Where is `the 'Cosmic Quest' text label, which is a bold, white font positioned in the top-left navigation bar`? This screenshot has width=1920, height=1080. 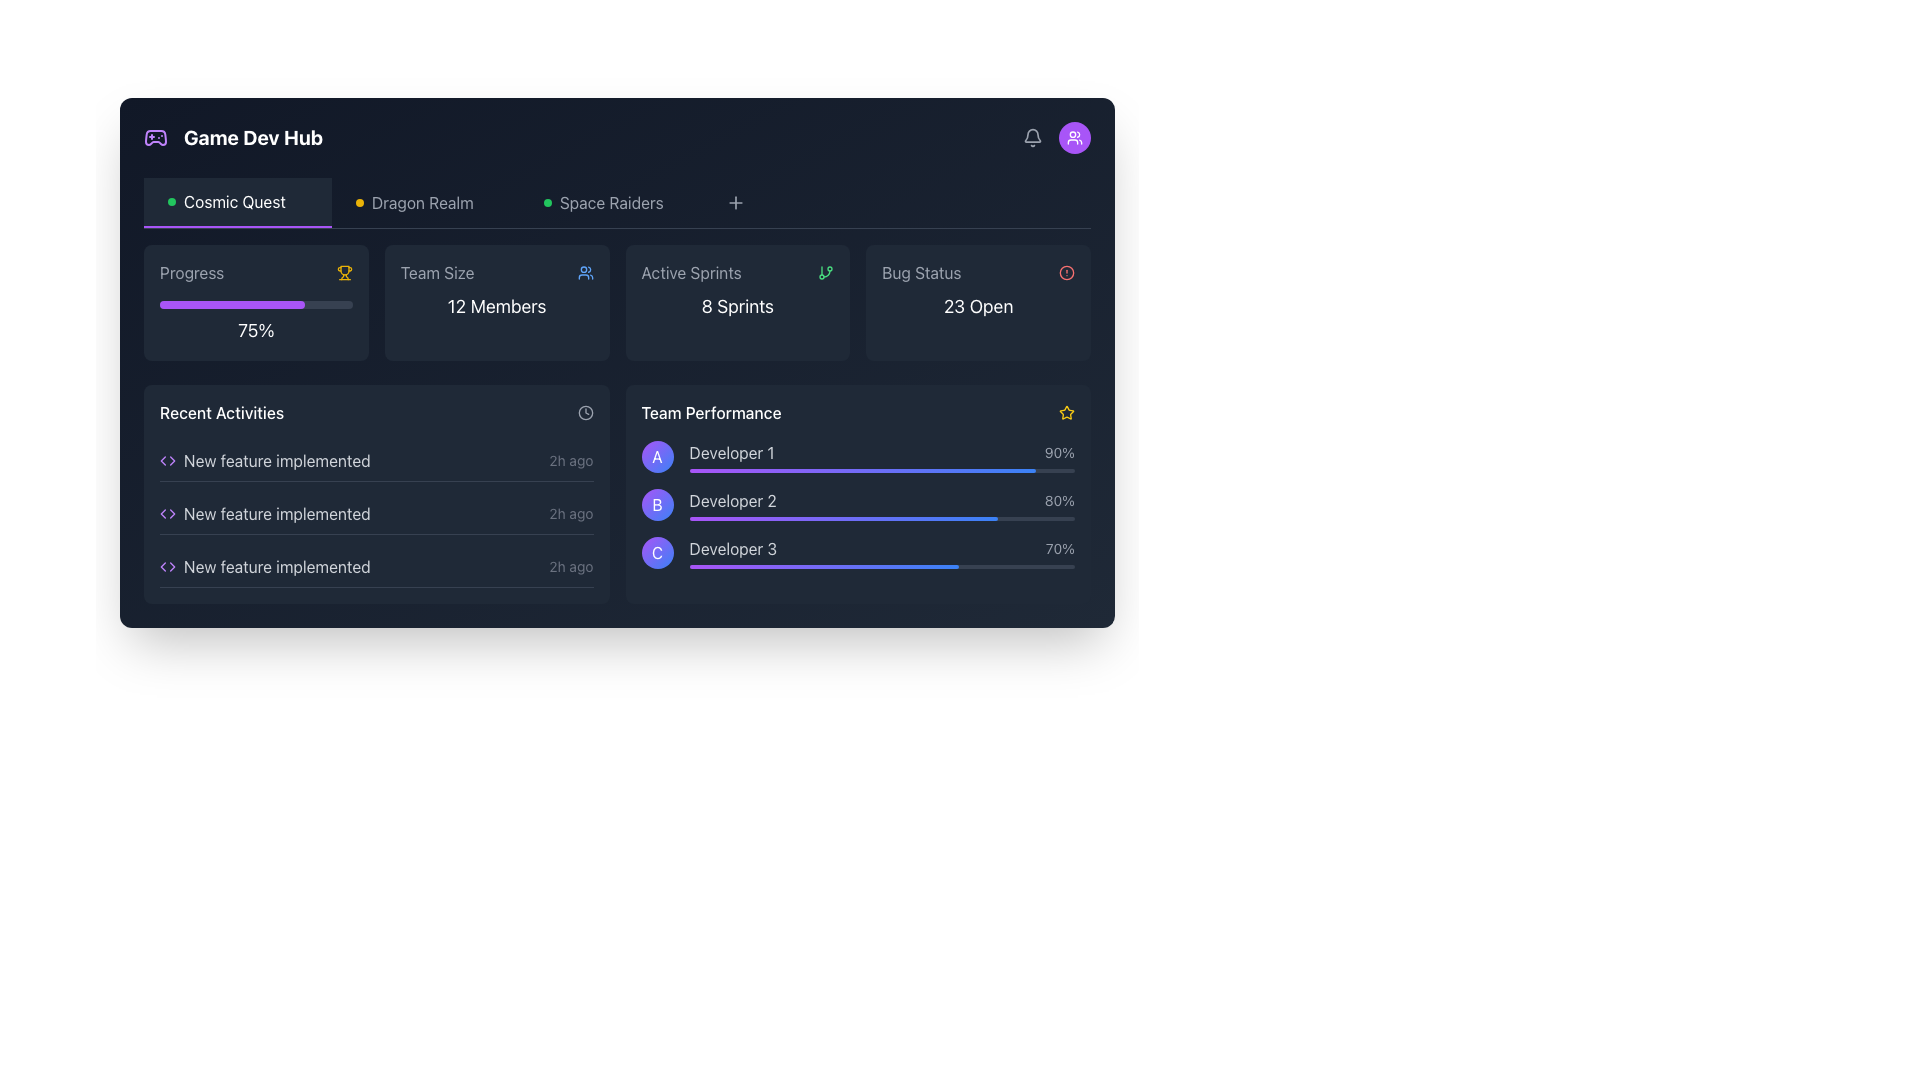
the 'Cosmic Quest' text label, which is a bold, white font positioned in the top-left navigation bar is located at coordinates (234, 201).